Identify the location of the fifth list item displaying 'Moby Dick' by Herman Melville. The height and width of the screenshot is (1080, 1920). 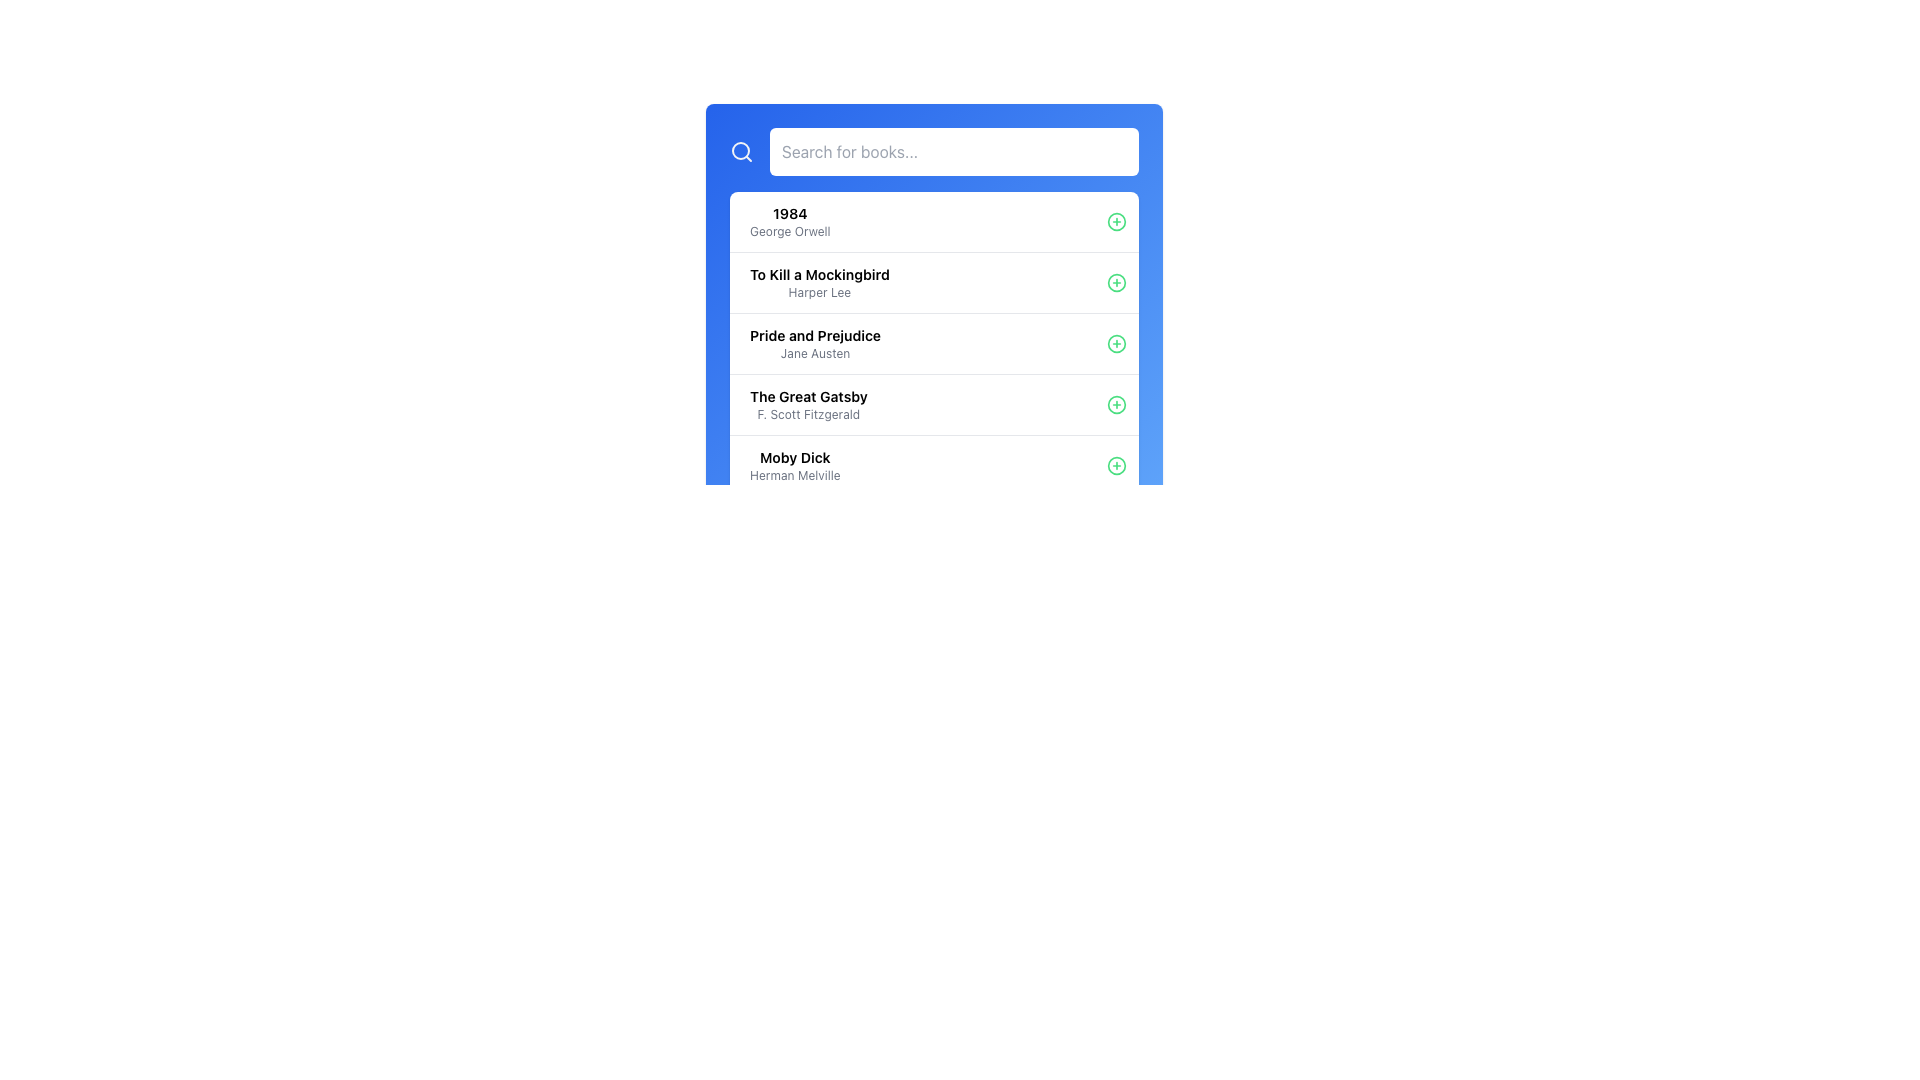
(933, 465).